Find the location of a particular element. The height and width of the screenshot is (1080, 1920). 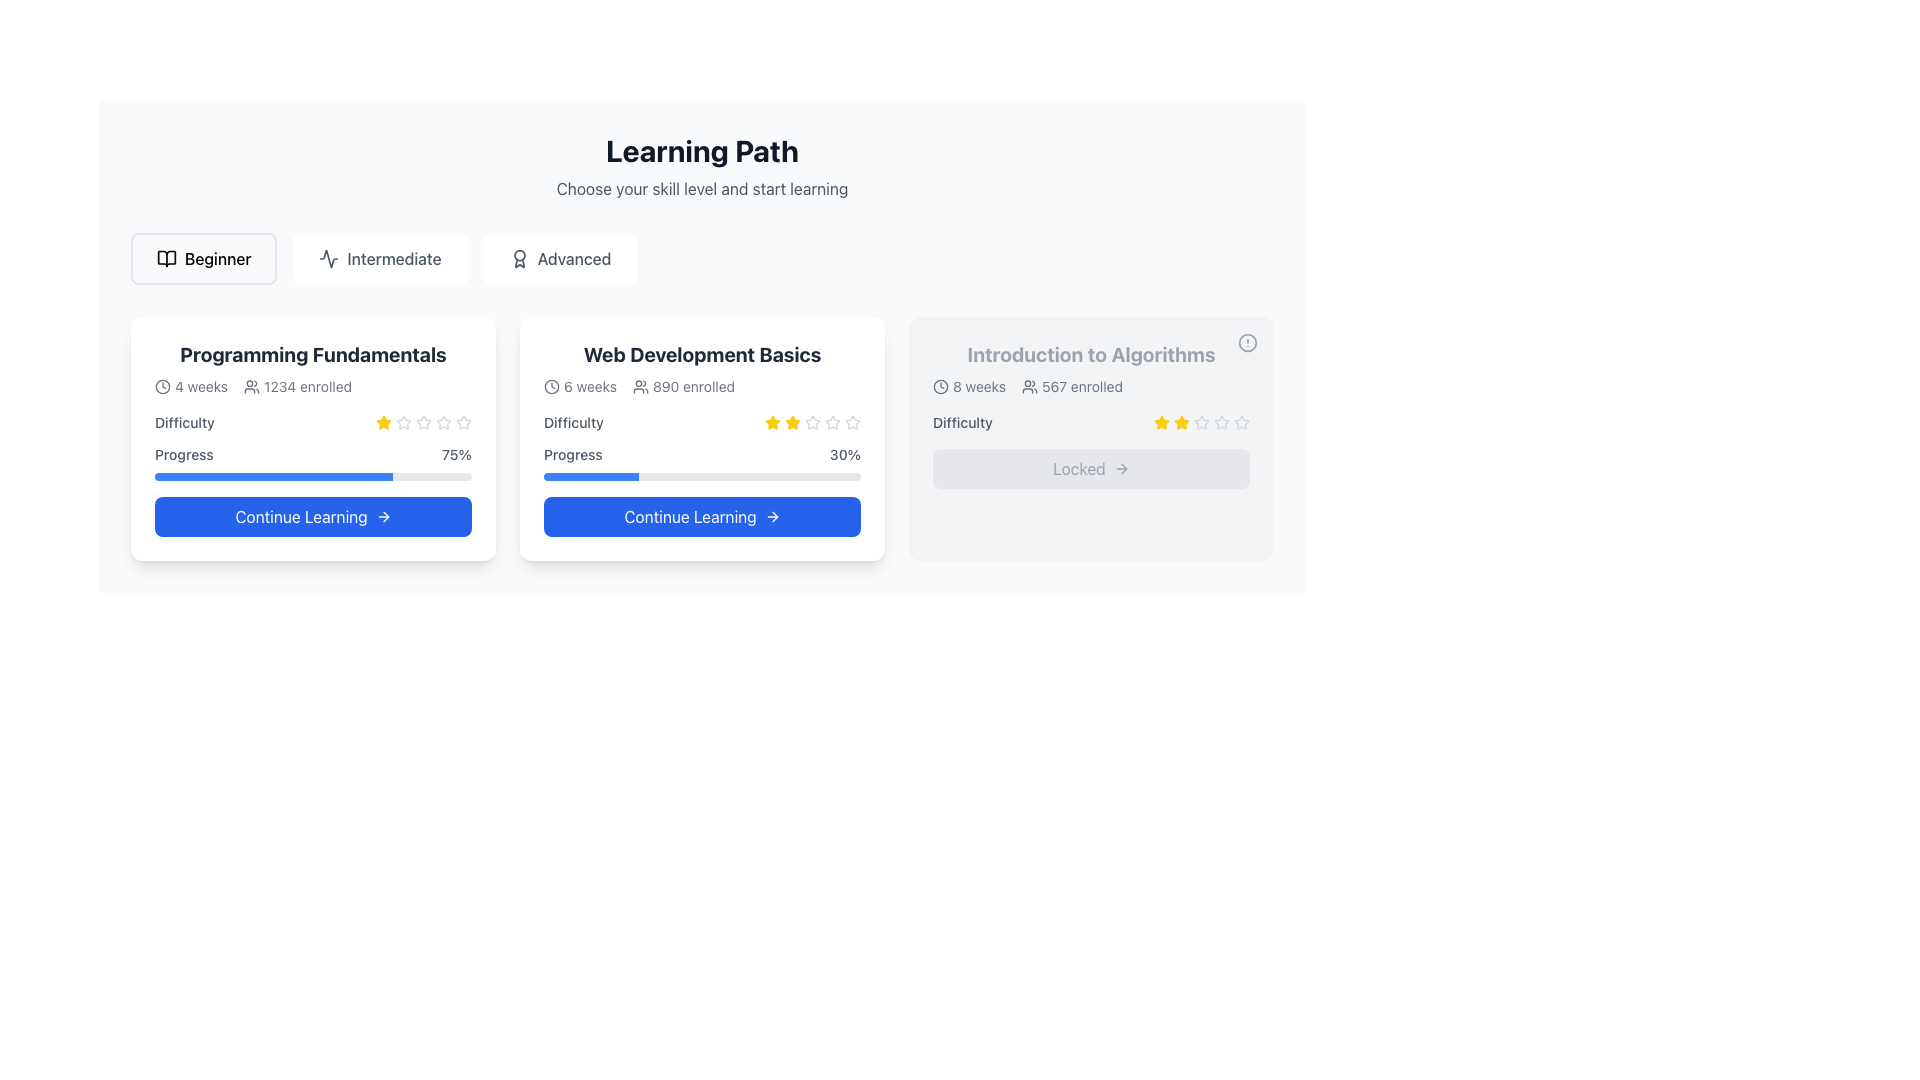

the 'Continue Learning' button with a blue background and white text located at the bottom of the 'Programming Fundamentals' card to proceed to learning content is located at coordinates (312, 515).